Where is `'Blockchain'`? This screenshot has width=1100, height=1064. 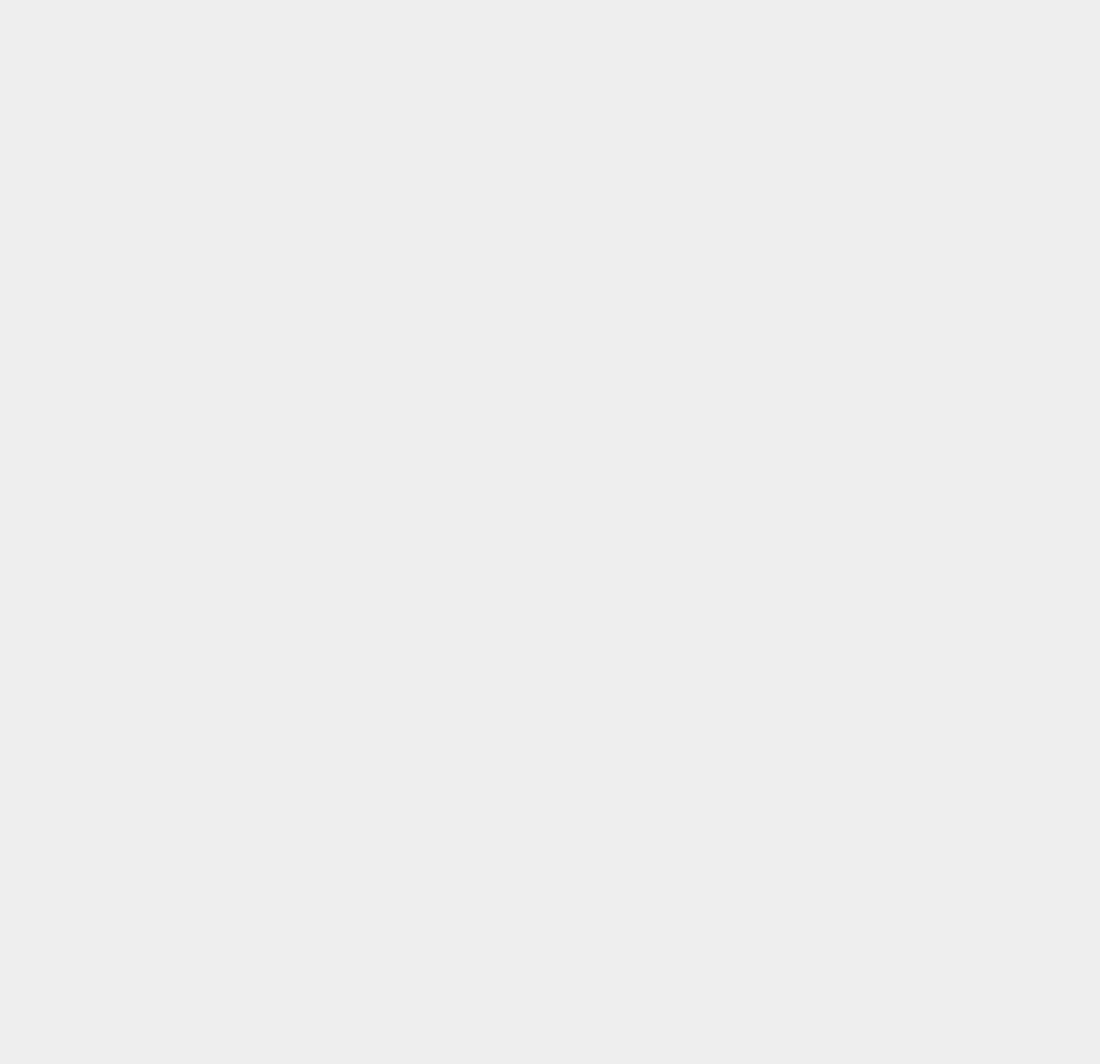 'Blockchain' is located at coordinates (812, 874).